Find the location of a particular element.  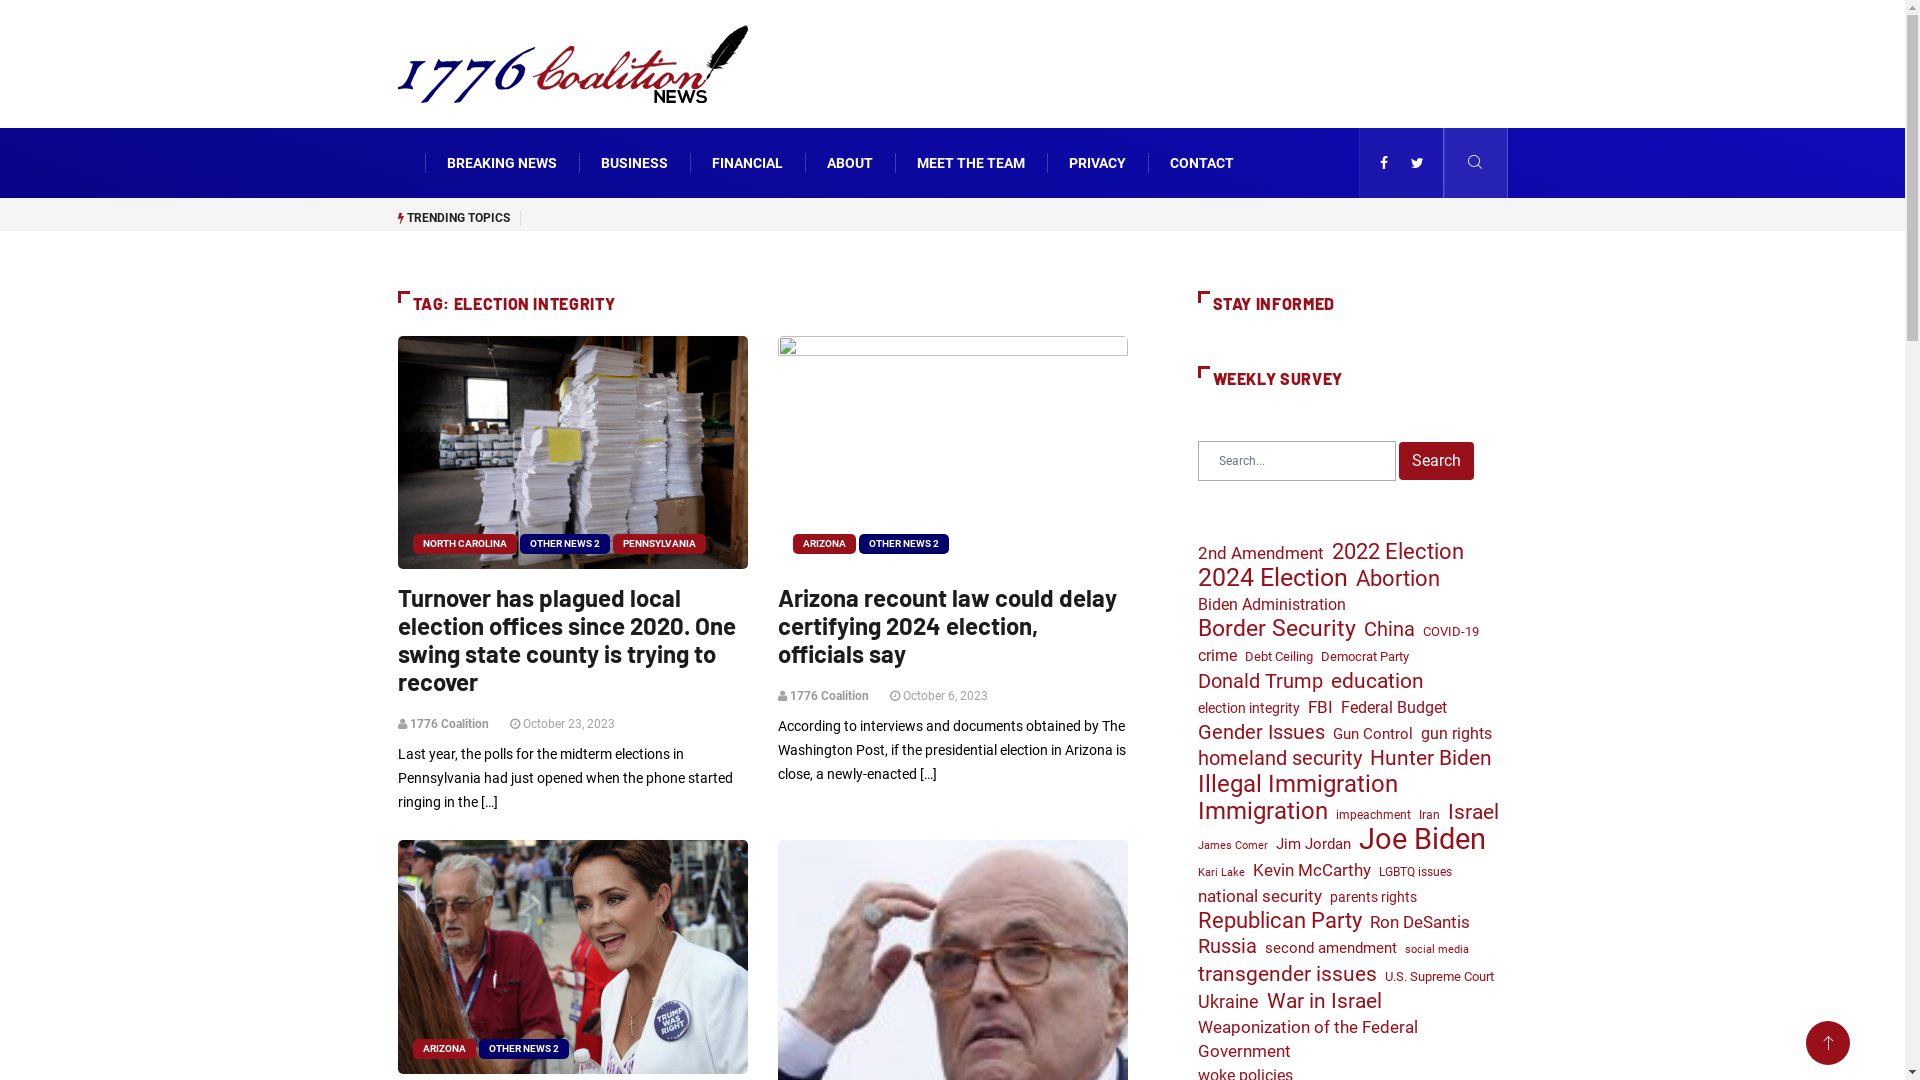

'Ron DeSantis' is located at coordinates (1419, 922).